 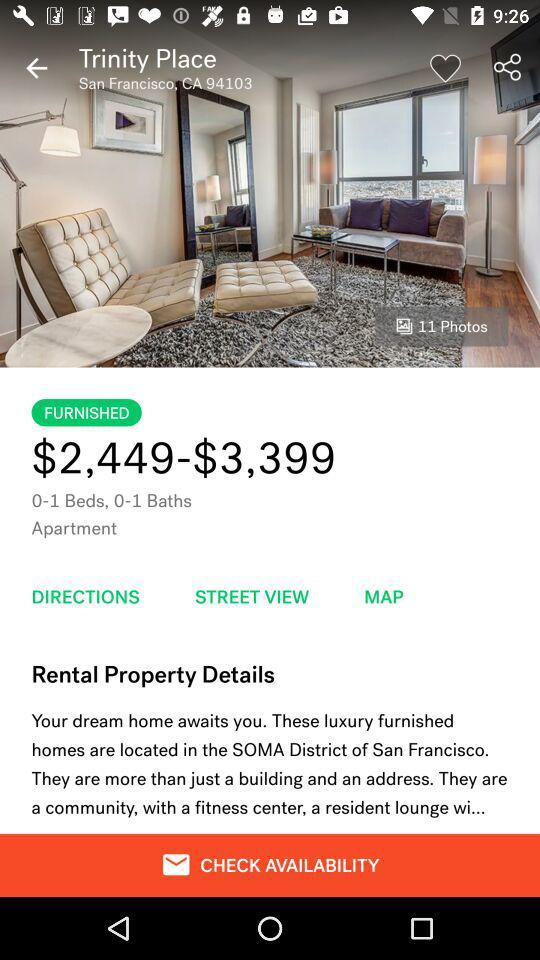 What do you see at coordinates (36, 68) in the screenshot?
I see `go back` at bounding box center [36, 68].